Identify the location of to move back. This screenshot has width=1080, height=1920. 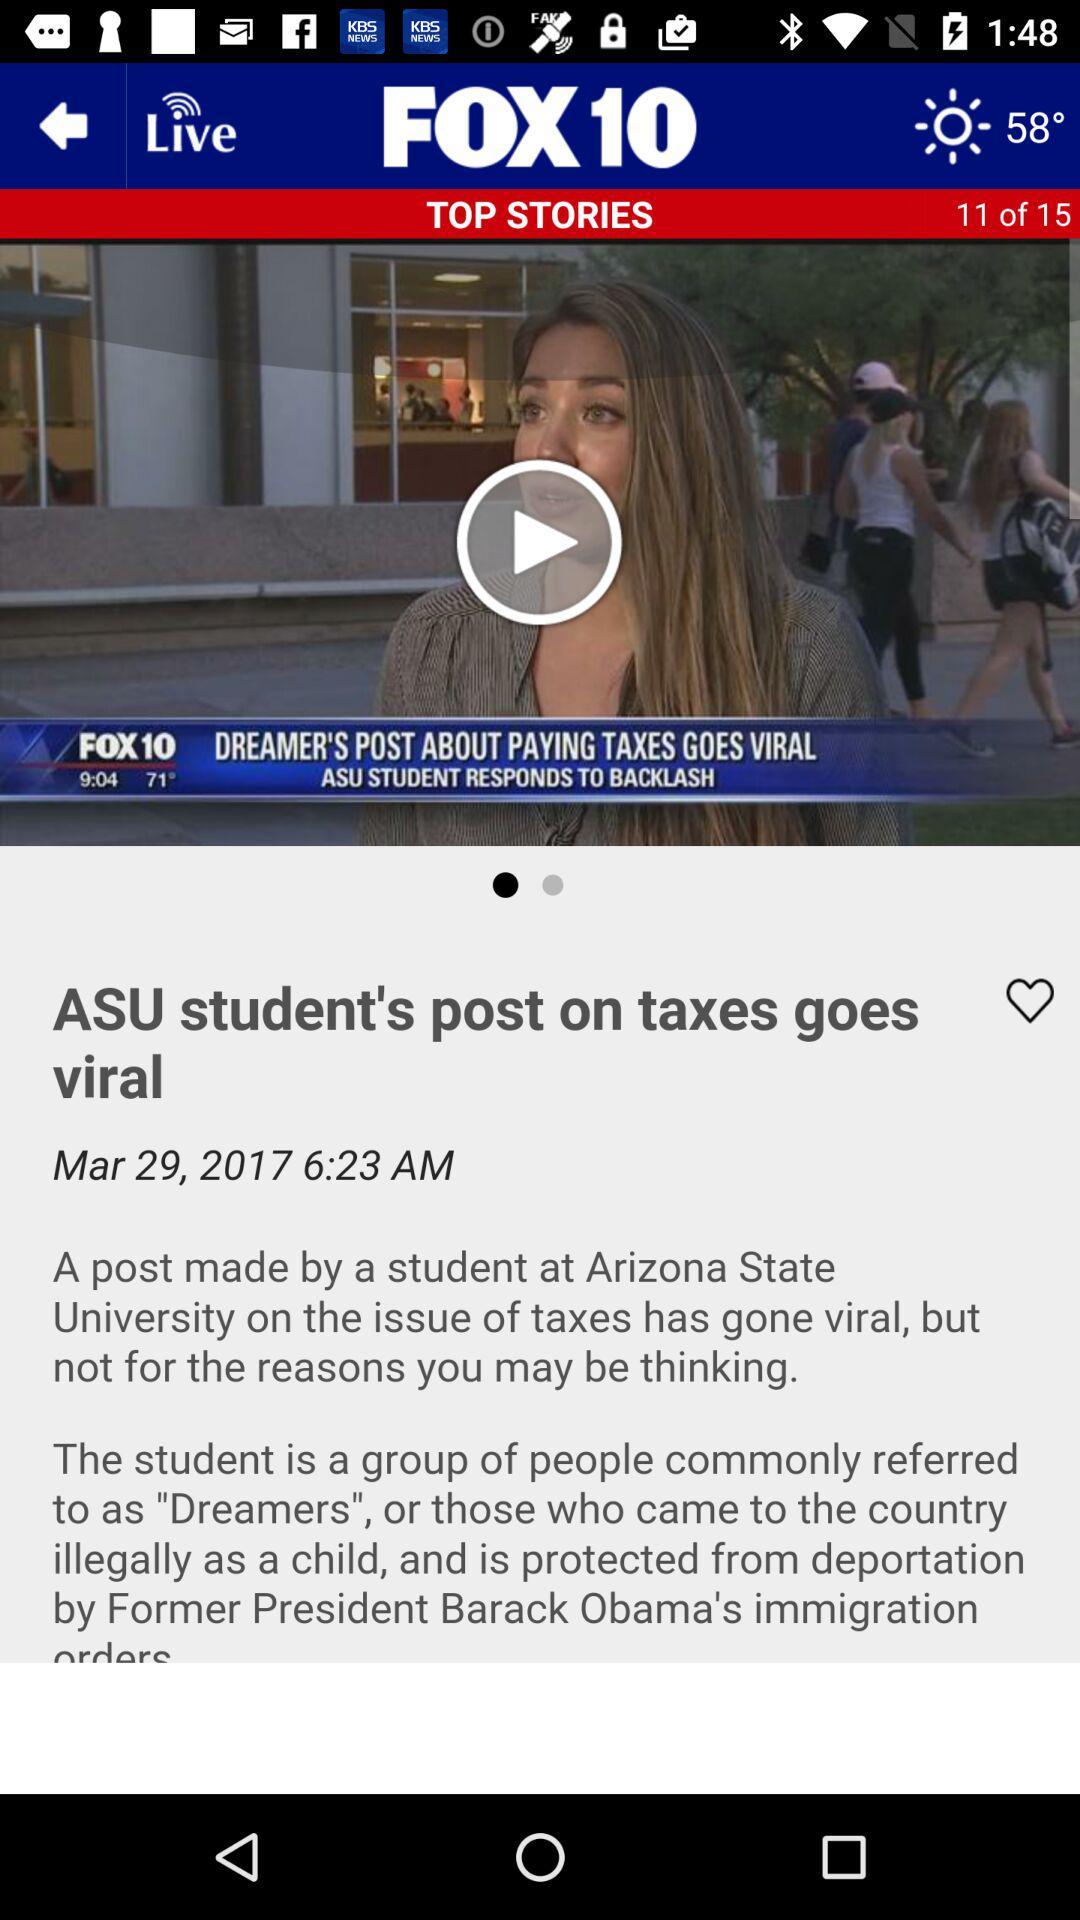
(61, 124).